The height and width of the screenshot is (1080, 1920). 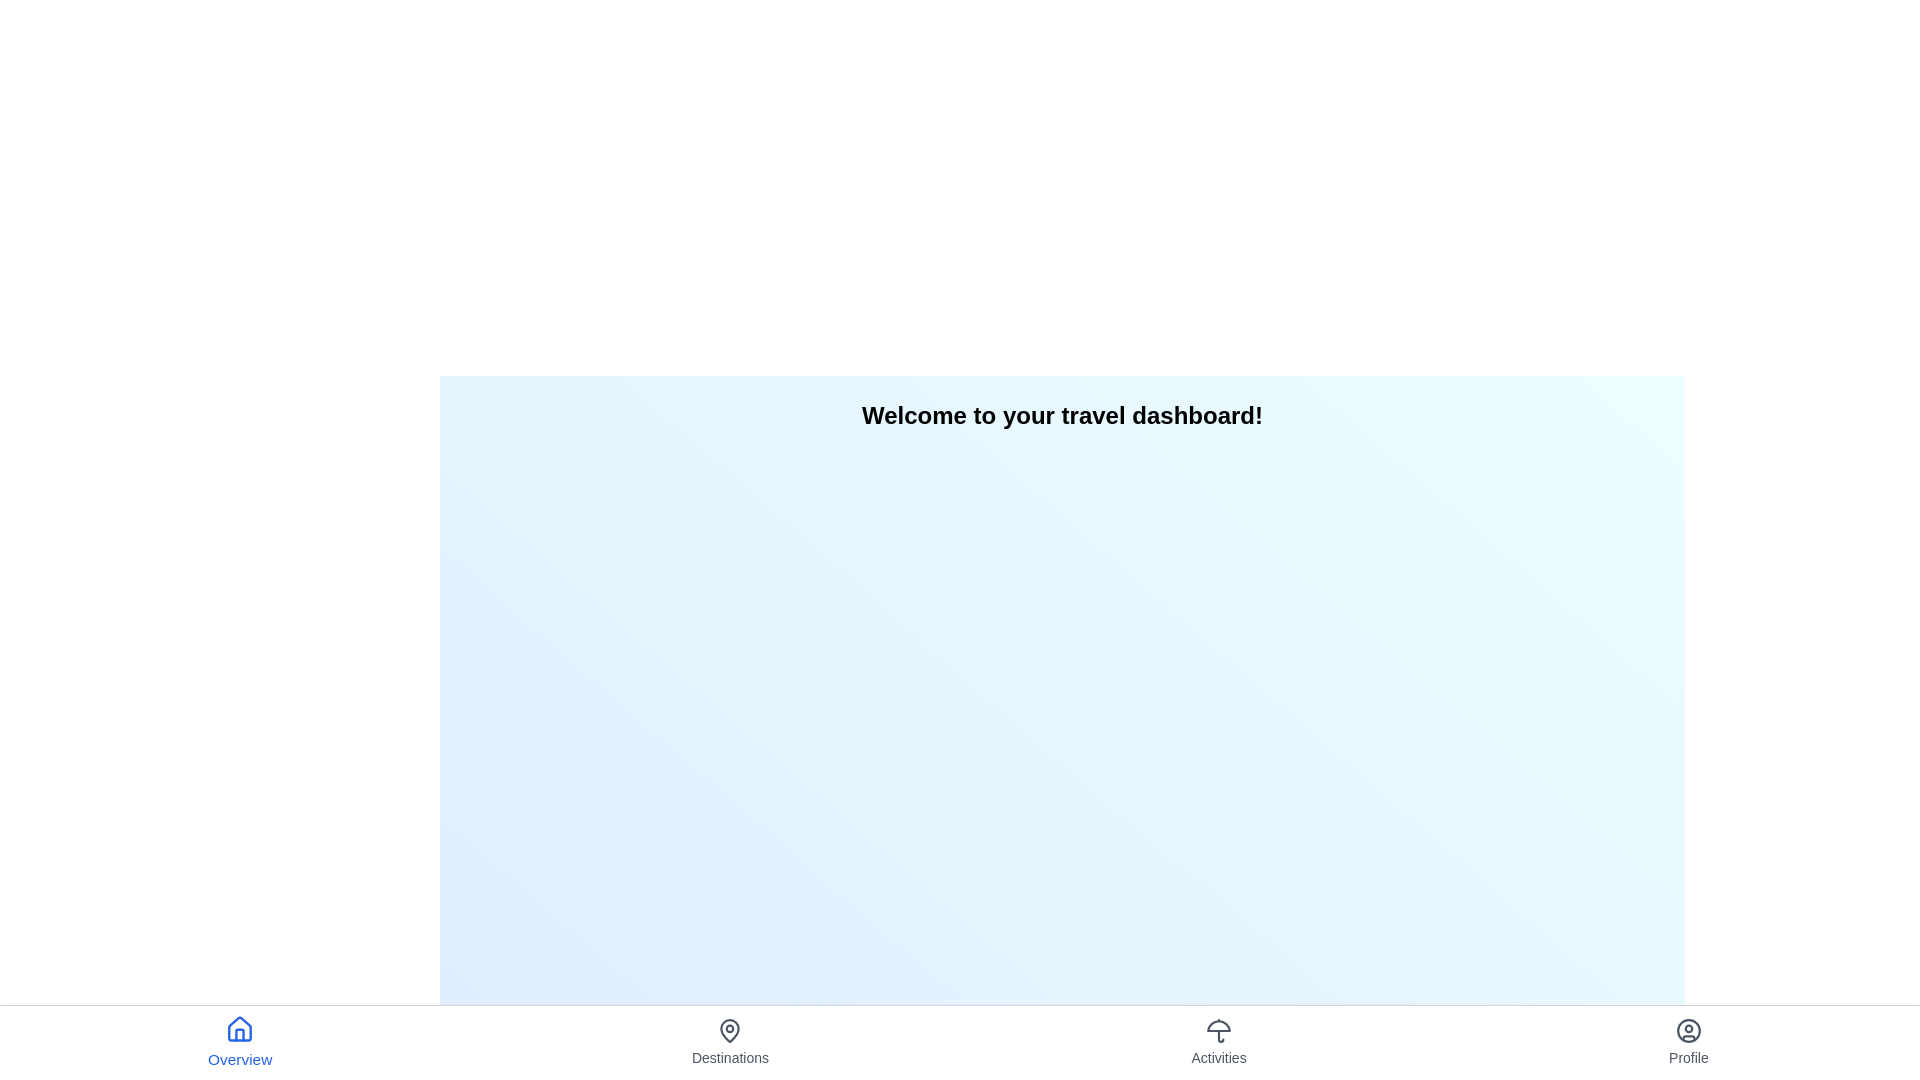 What do you see at coordinates (729, 1030) in the screenshot?
I see `the map pin icon representing the 'Destinations' tab in the navigation bar` at bounding box center [729, 1030].